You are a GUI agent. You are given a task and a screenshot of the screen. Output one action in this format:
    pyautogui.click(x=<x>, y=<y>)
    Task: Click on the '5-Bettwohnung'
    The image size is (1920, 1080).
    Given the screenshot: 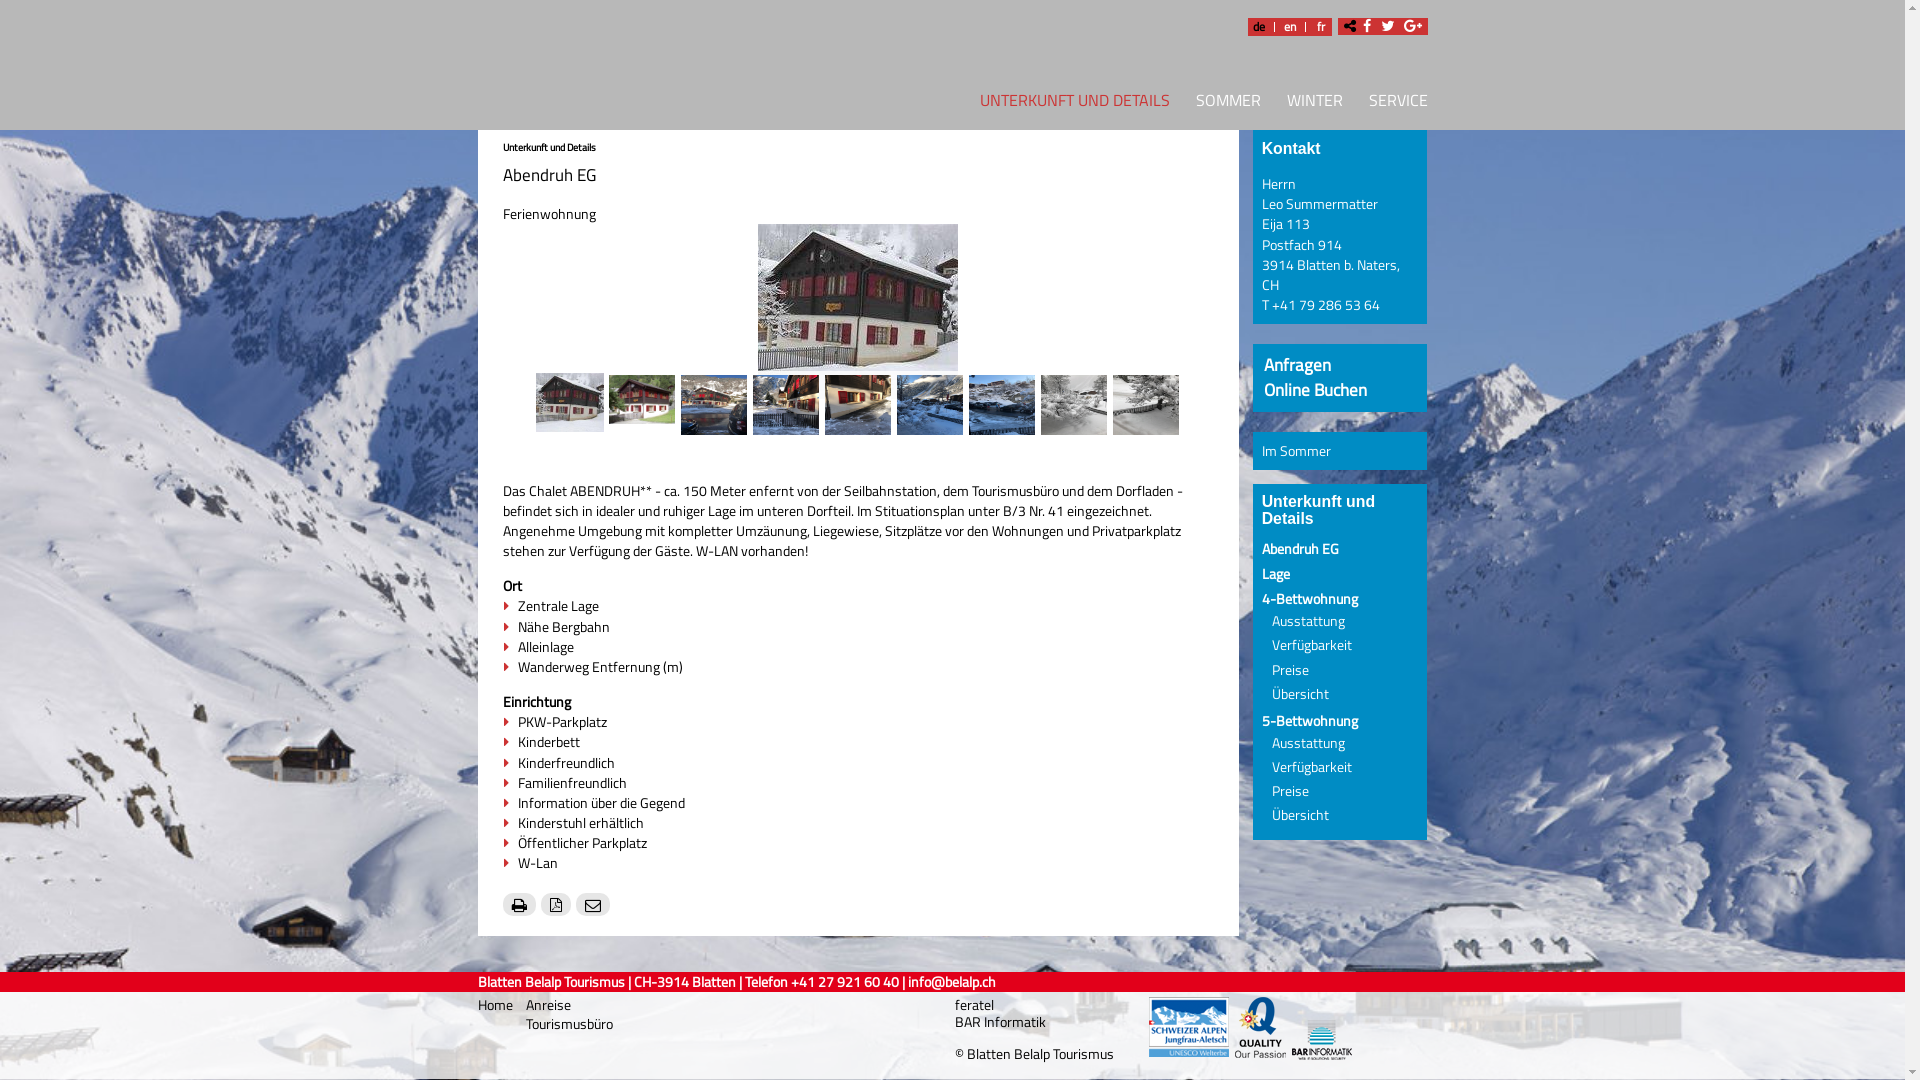 What is the action you would take?
    pyautogui.click(x=1261, y=721)
    